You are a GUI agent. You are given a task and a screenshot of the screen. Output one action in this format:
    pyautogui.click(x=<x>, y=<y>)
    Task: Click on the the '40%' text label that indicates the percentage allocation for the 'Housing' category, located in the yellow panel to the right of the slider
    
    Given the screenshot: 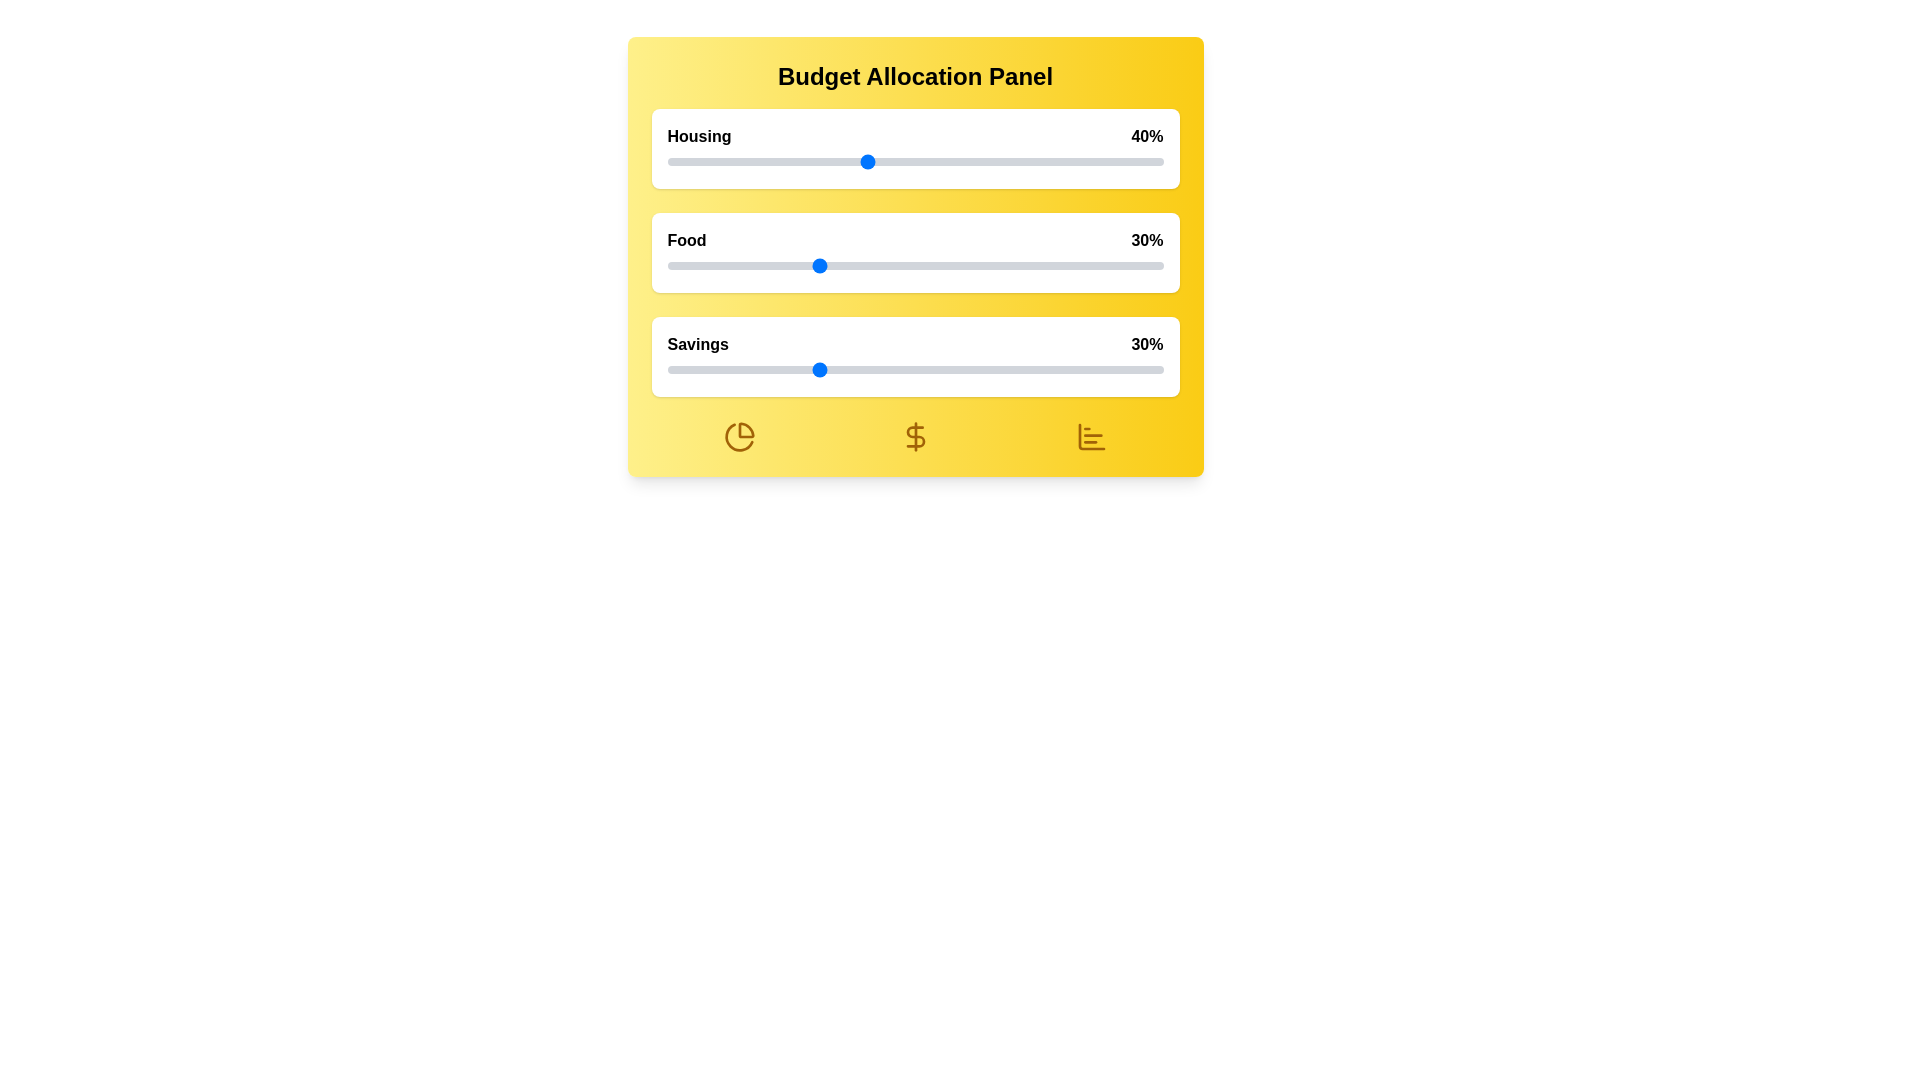 What is the action you would take?
    pyautogui.click(x=1147, y=136)
    